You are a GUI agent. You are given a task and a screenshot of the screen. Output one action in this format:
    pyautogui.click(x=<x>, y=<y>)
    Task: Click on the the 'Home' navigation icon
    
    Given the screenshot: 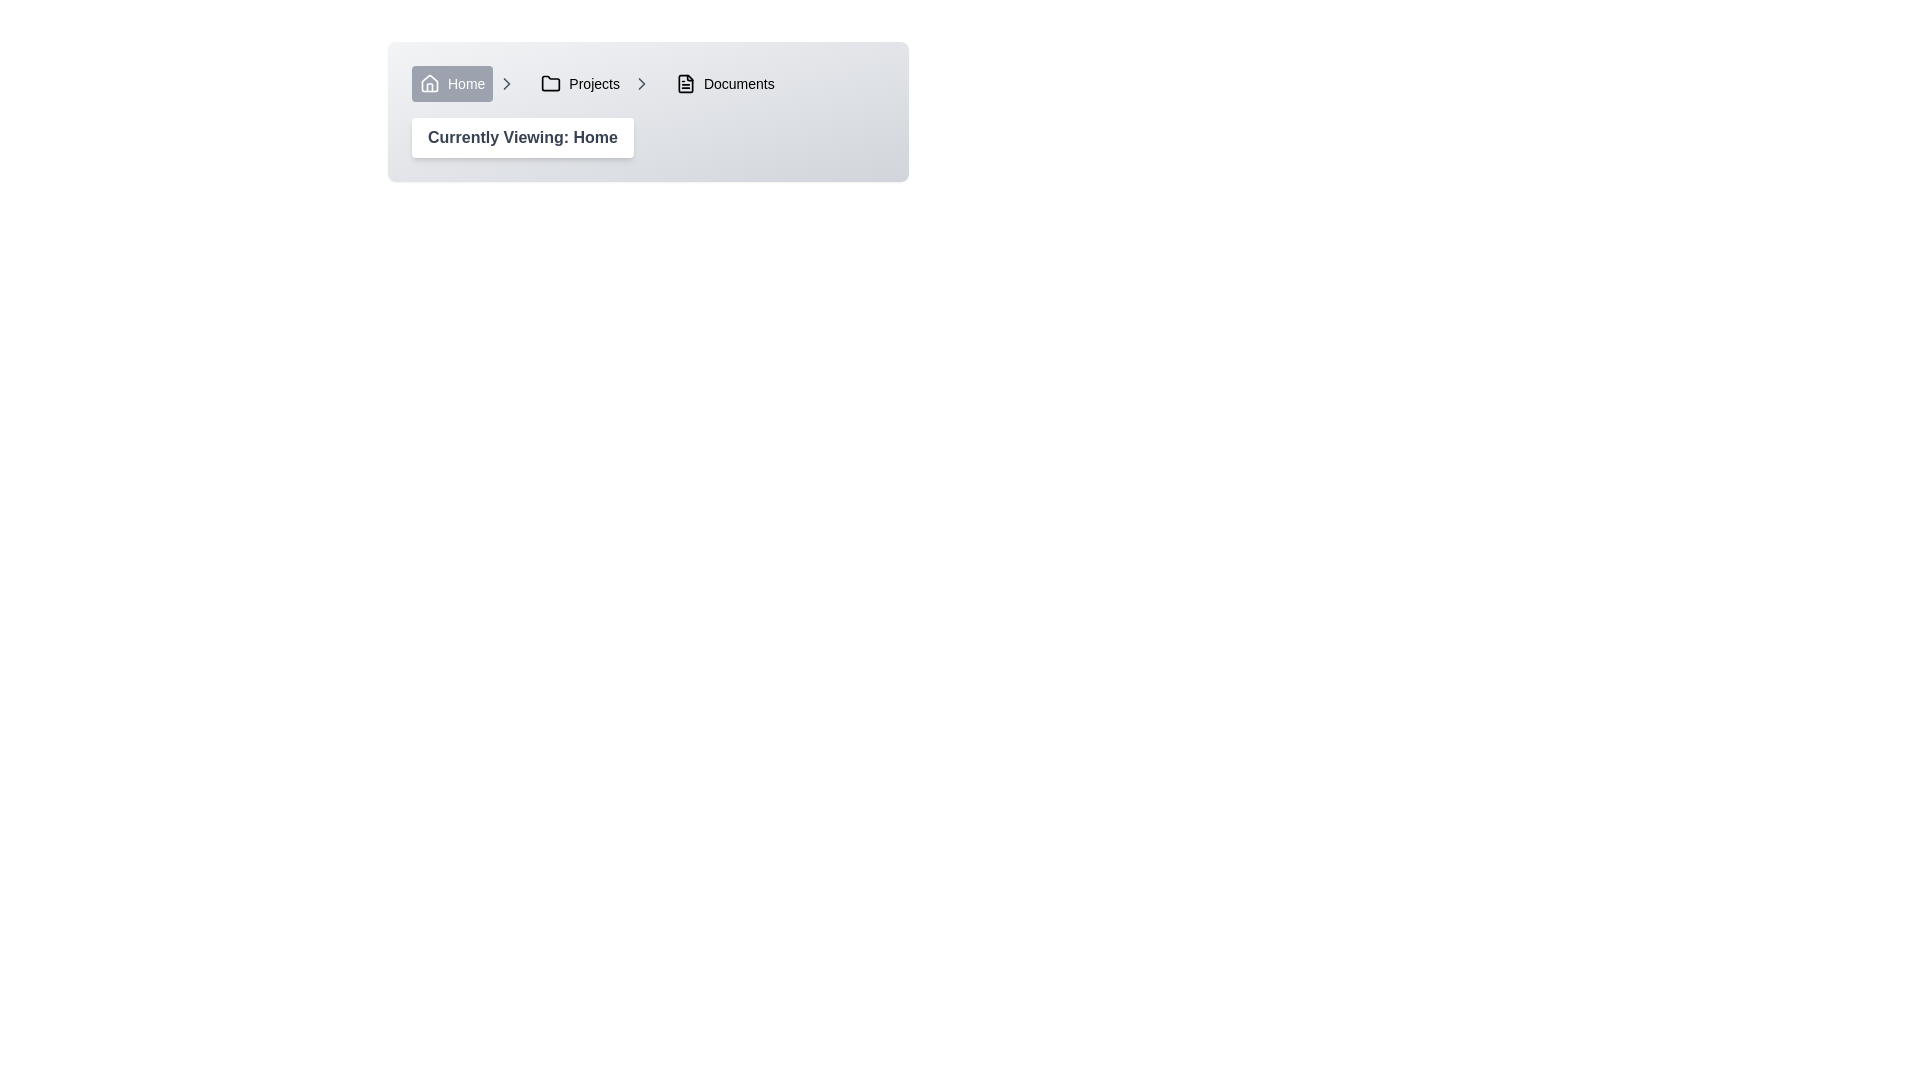 What is the action you would take?
    pyautogui.click(x=429, y=83)
    